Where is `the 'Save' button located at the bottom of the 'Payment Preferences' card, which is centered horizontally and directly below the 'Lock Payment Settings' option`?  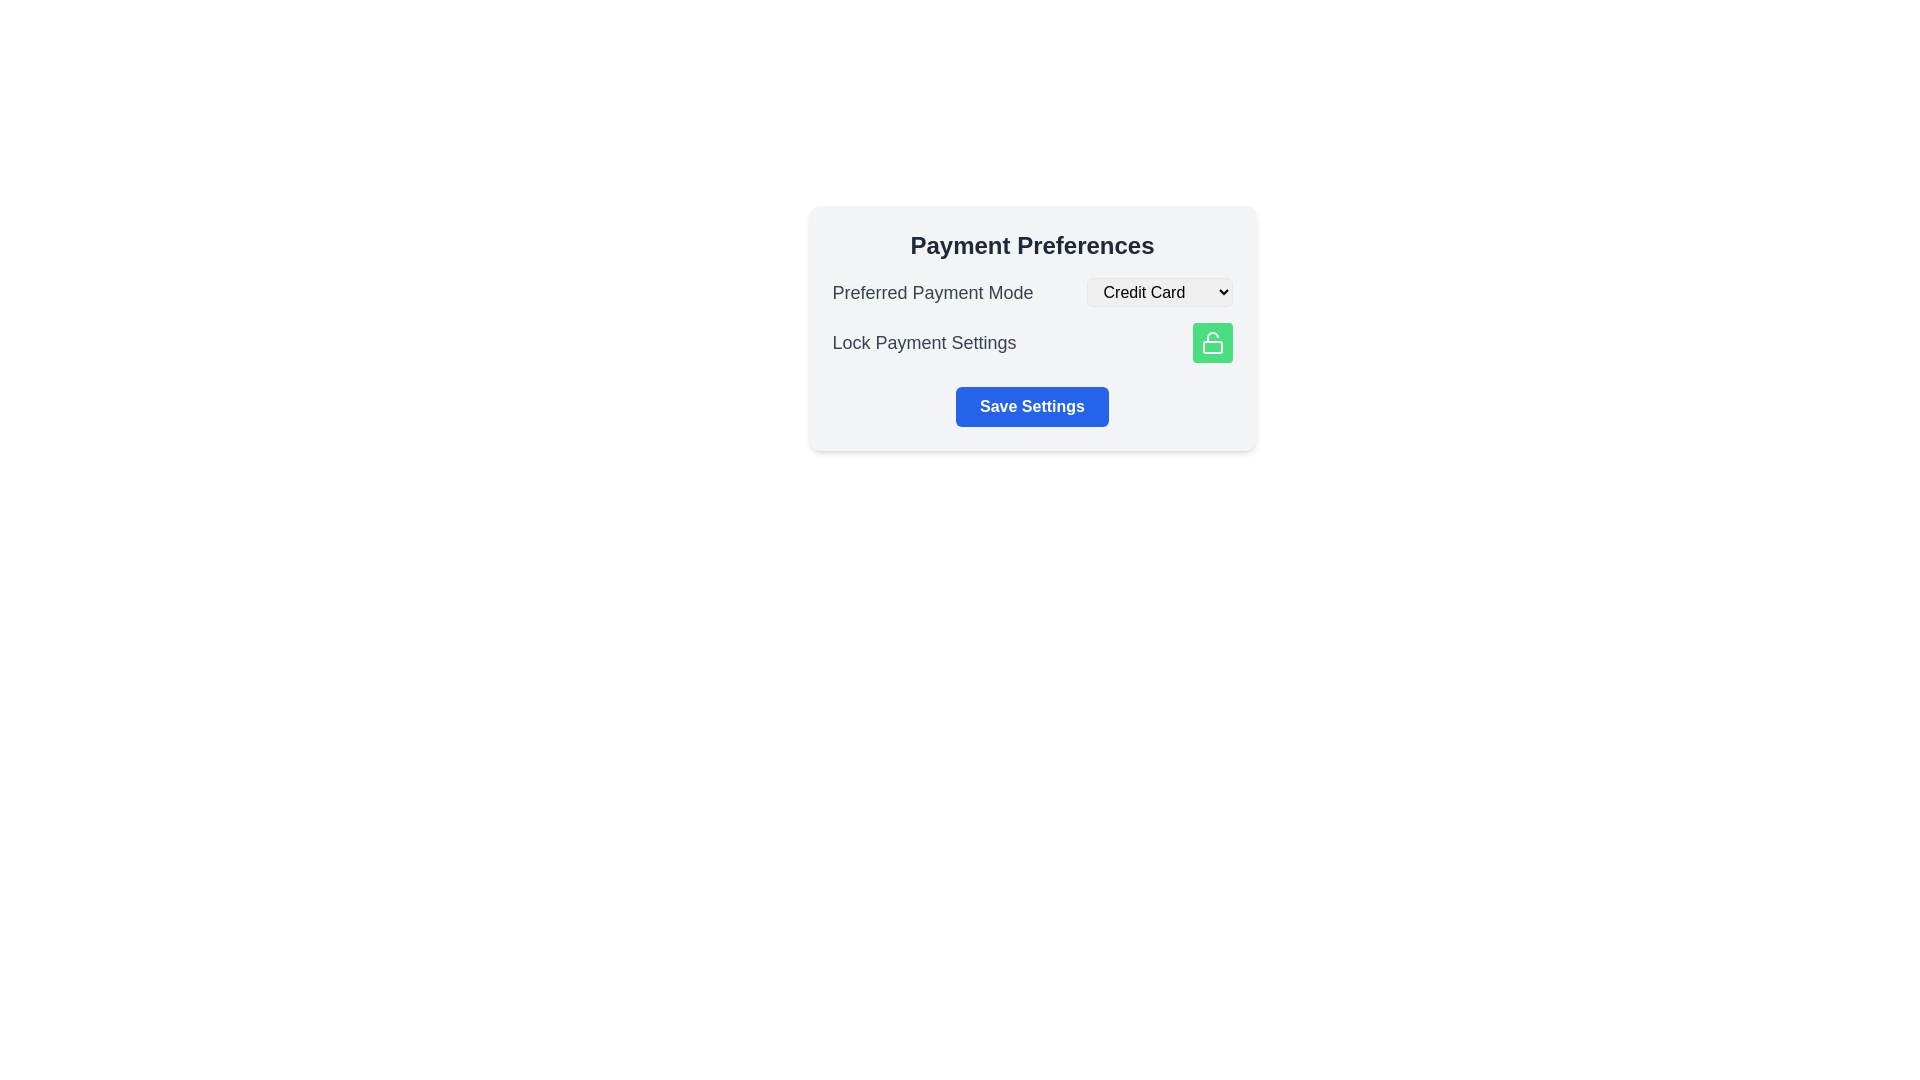 the 'Save' button located at the bottom of the 'Payment Preferences' card, which is centered horizontally and directly below the 'Lock Payment Settings' option is located at coordinates (1032, 406).